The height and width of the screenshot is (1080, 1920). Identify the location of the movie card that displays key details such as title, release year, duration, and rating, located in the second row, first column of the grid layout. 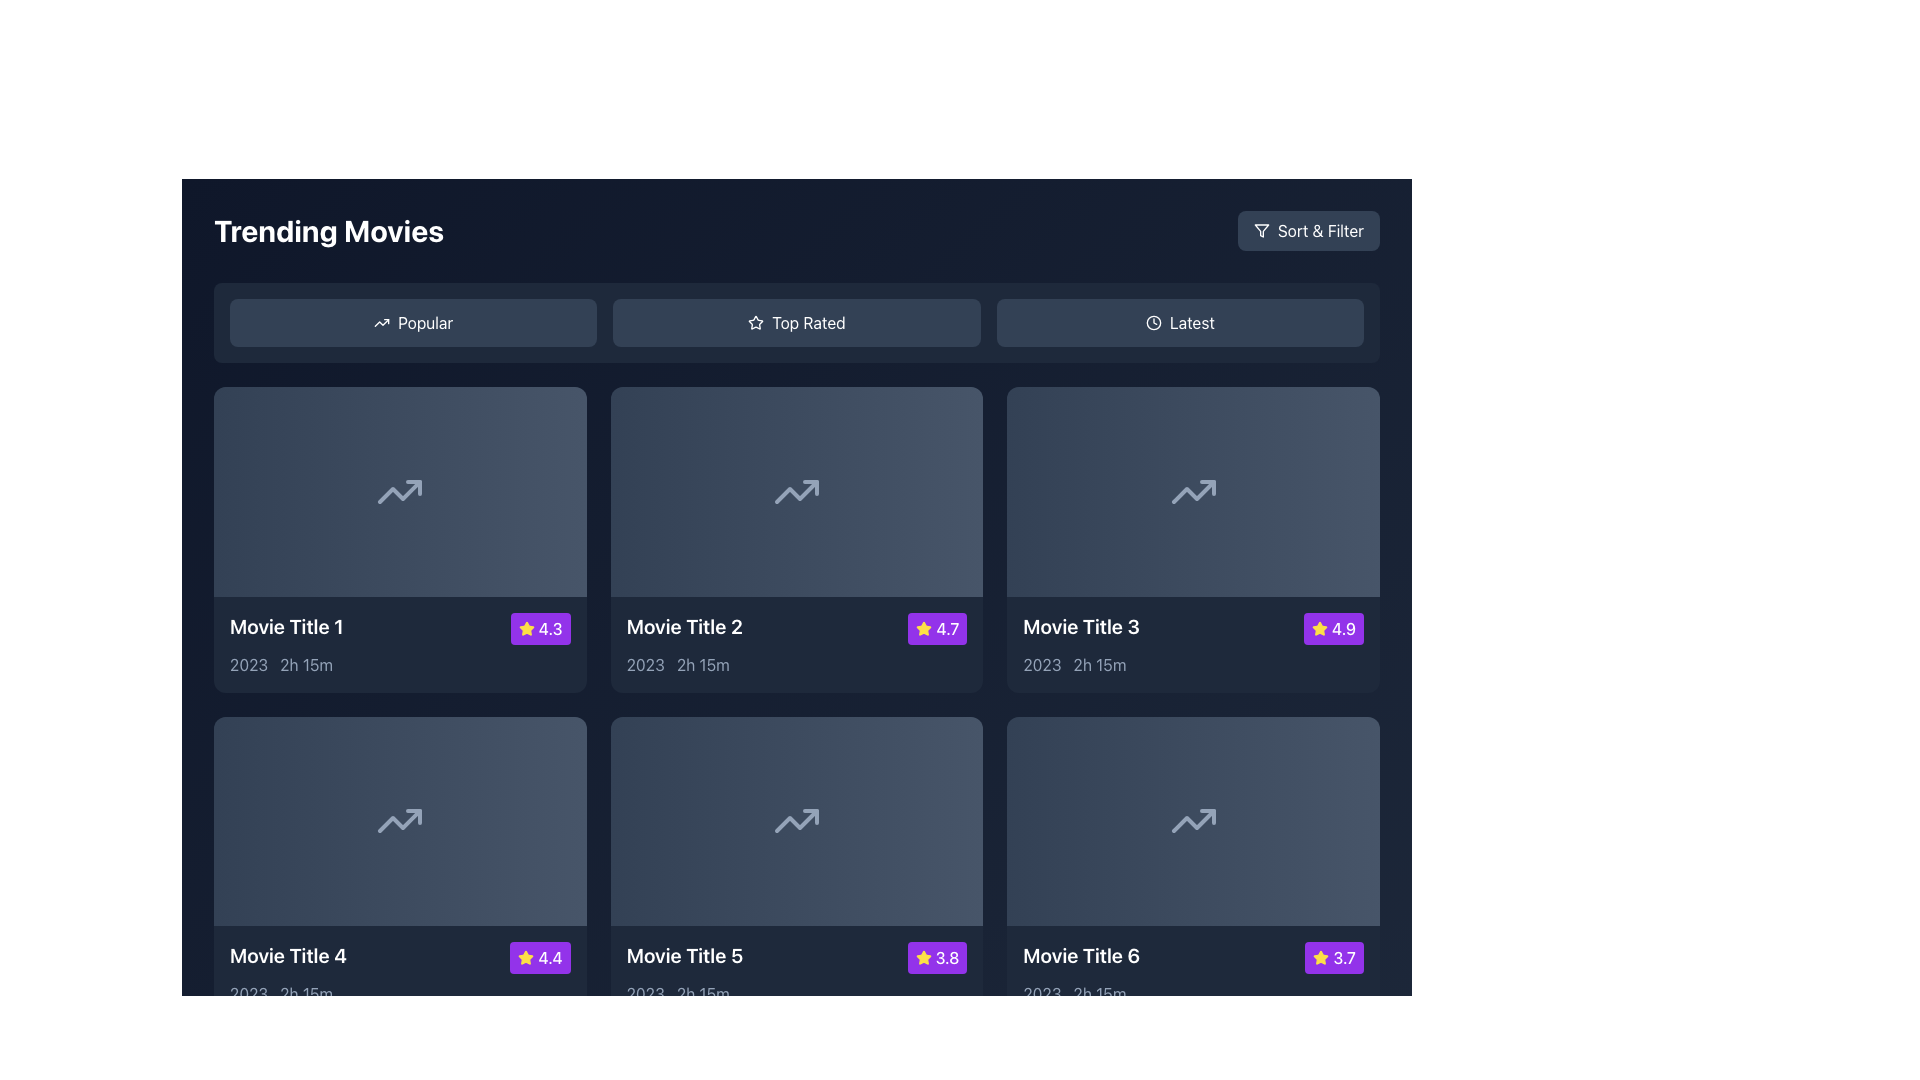
(400, 868).